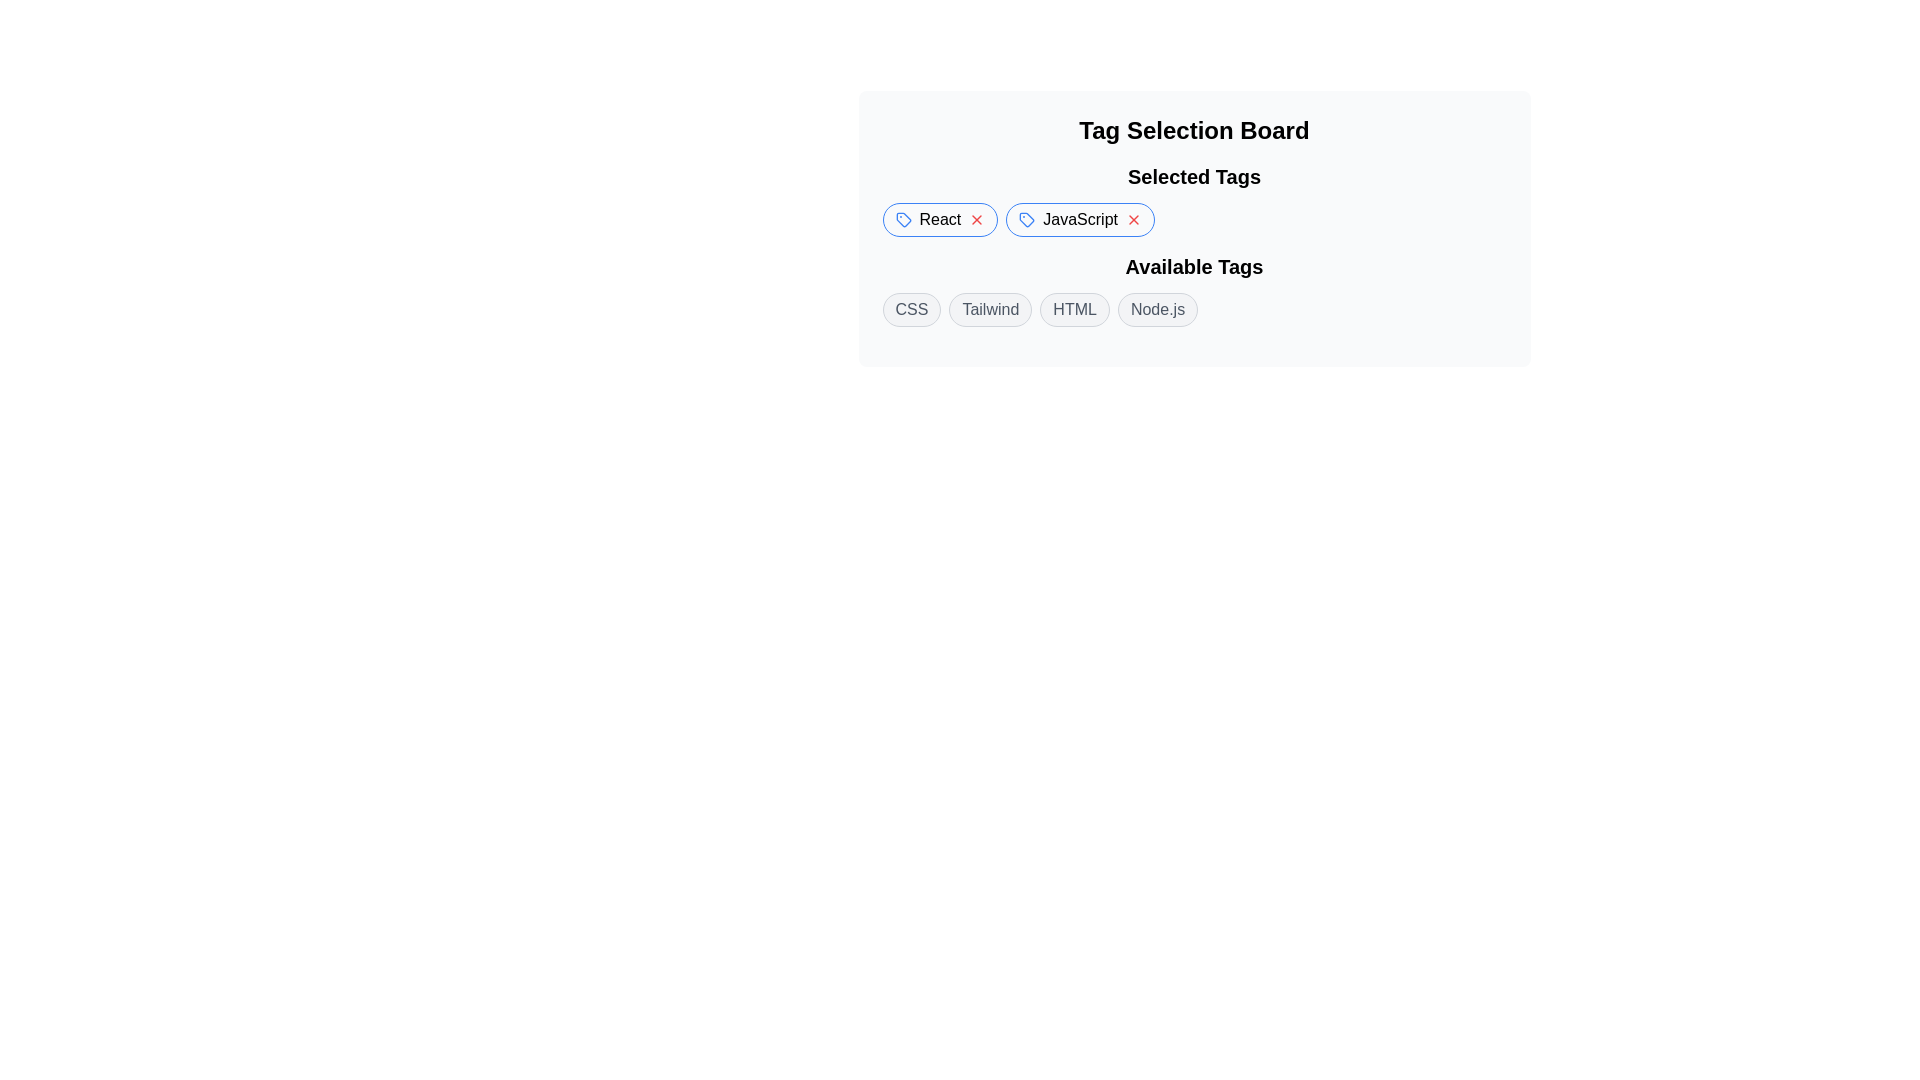 The height and width of the screenshot is (1080, 1920). What do you see at coordinates (1079, 219) in the screenshot?
I see `the 'JavaScript' tag with a remove button, which is the second item in the 'Selected Tags' section of the 'Tag Selection Board' interface` at bounding box center [1079, 219].